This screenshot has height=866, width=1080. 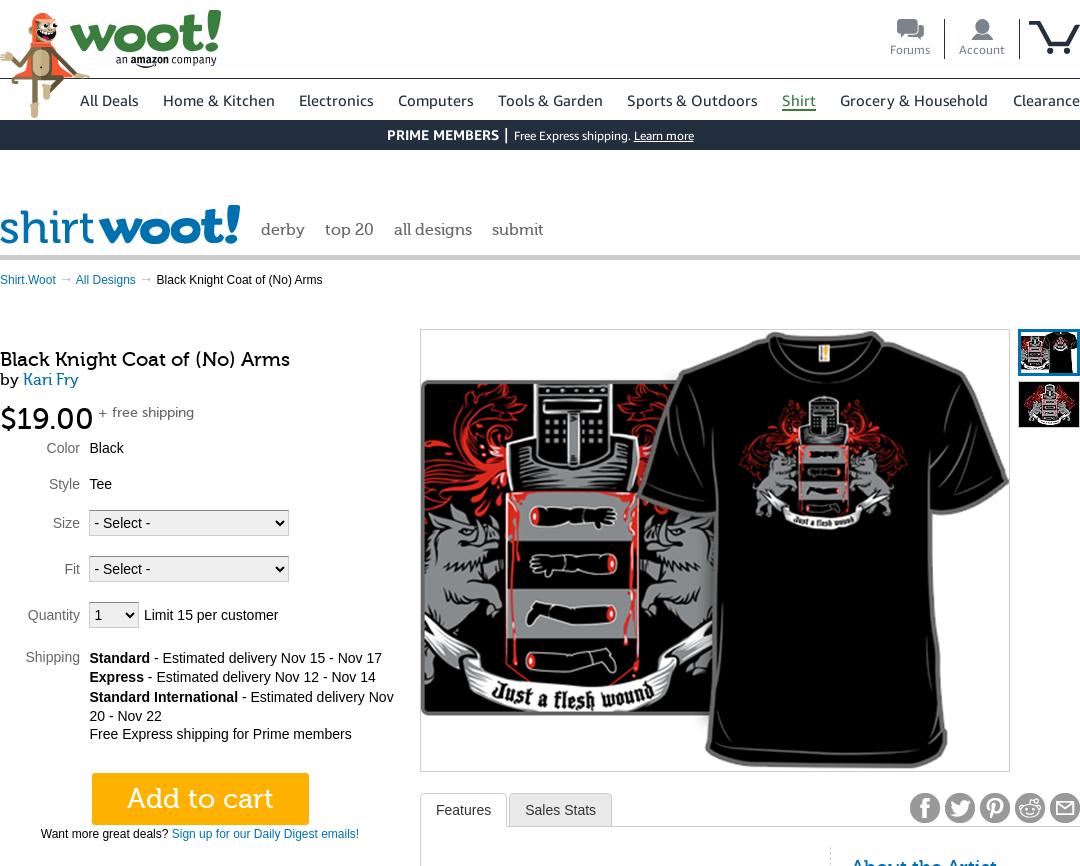 I want to click on 'Style', so click(x=63, y=482).